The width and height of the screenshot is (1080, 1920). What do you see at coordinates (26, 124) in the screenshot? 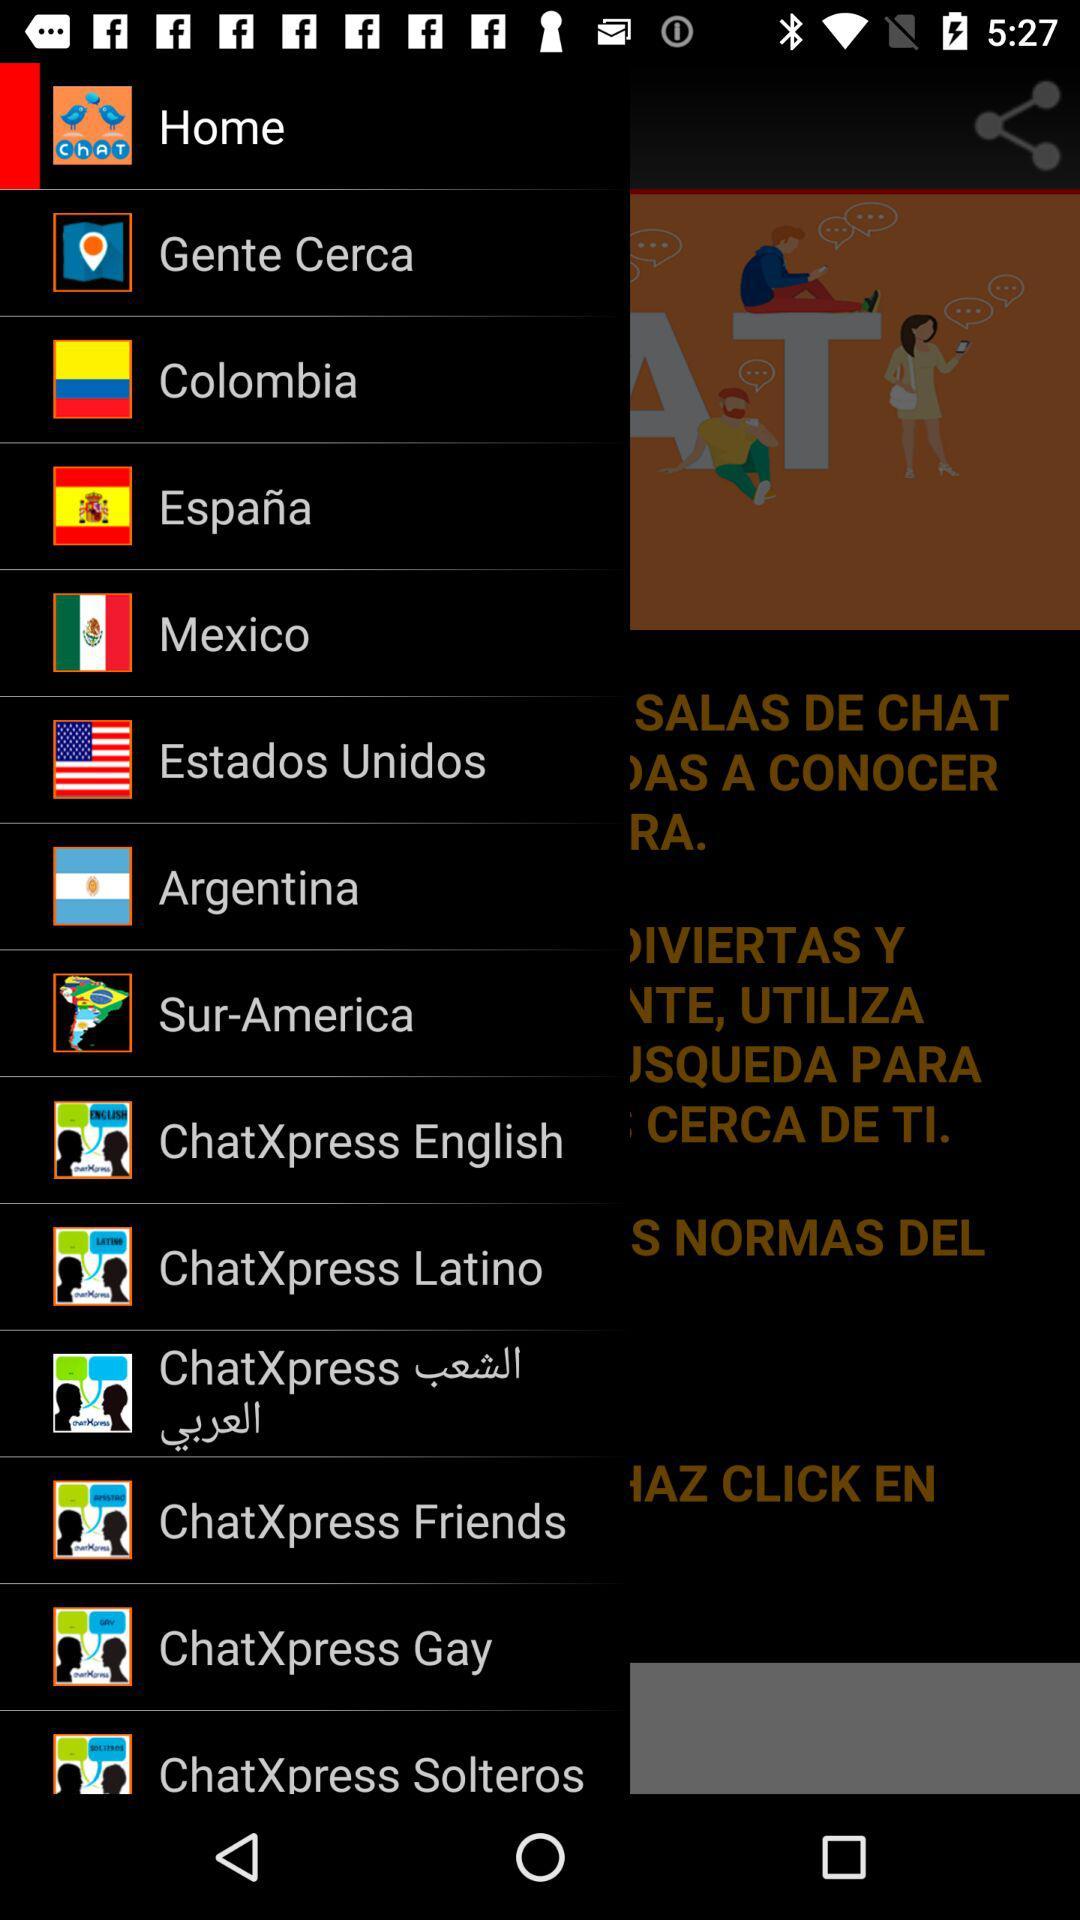
I see `home page` at bounding box center [26, 124].